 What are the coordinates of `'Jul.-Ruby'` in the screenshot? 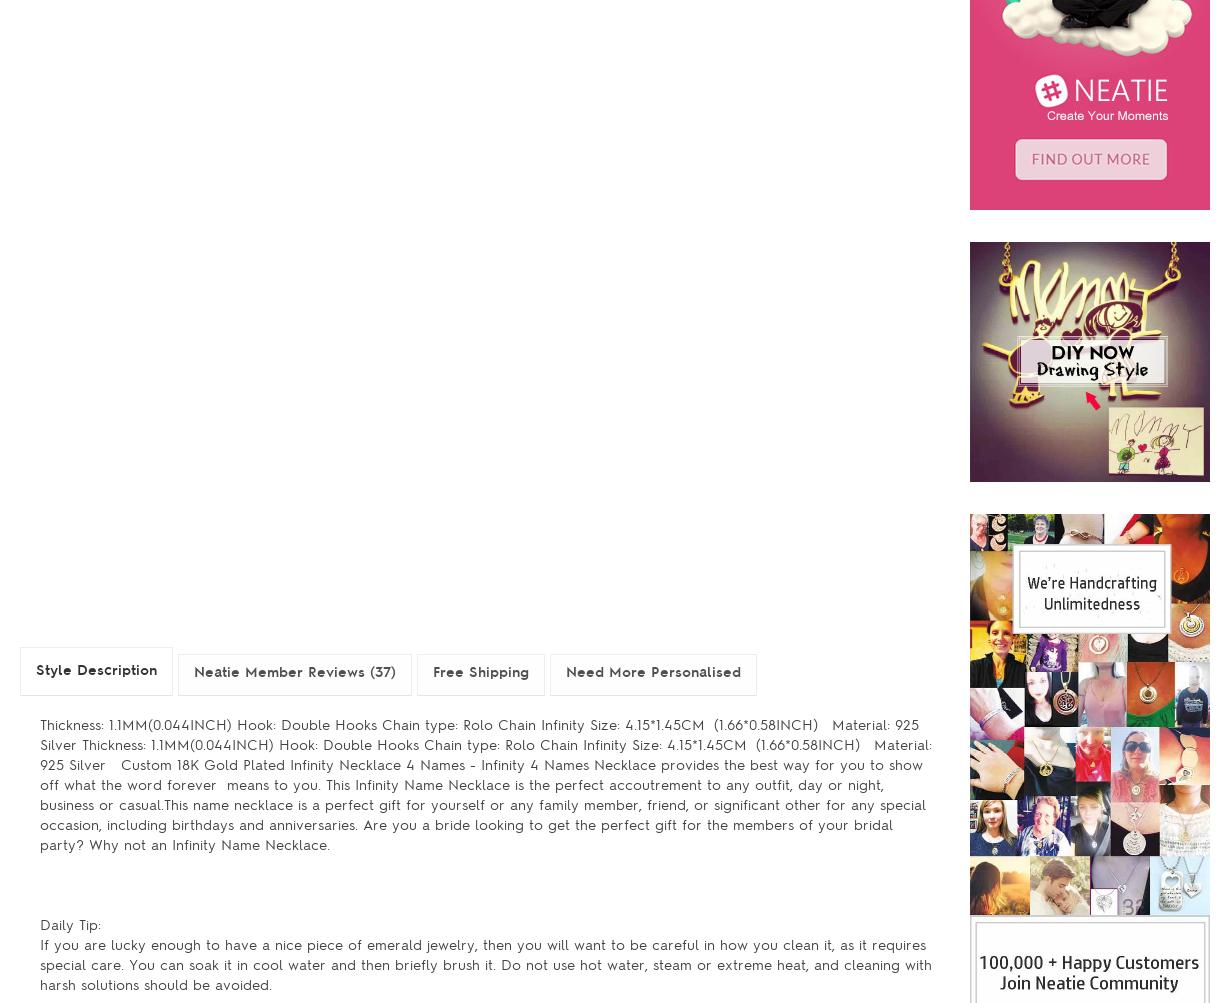 It's located at (581, 116).